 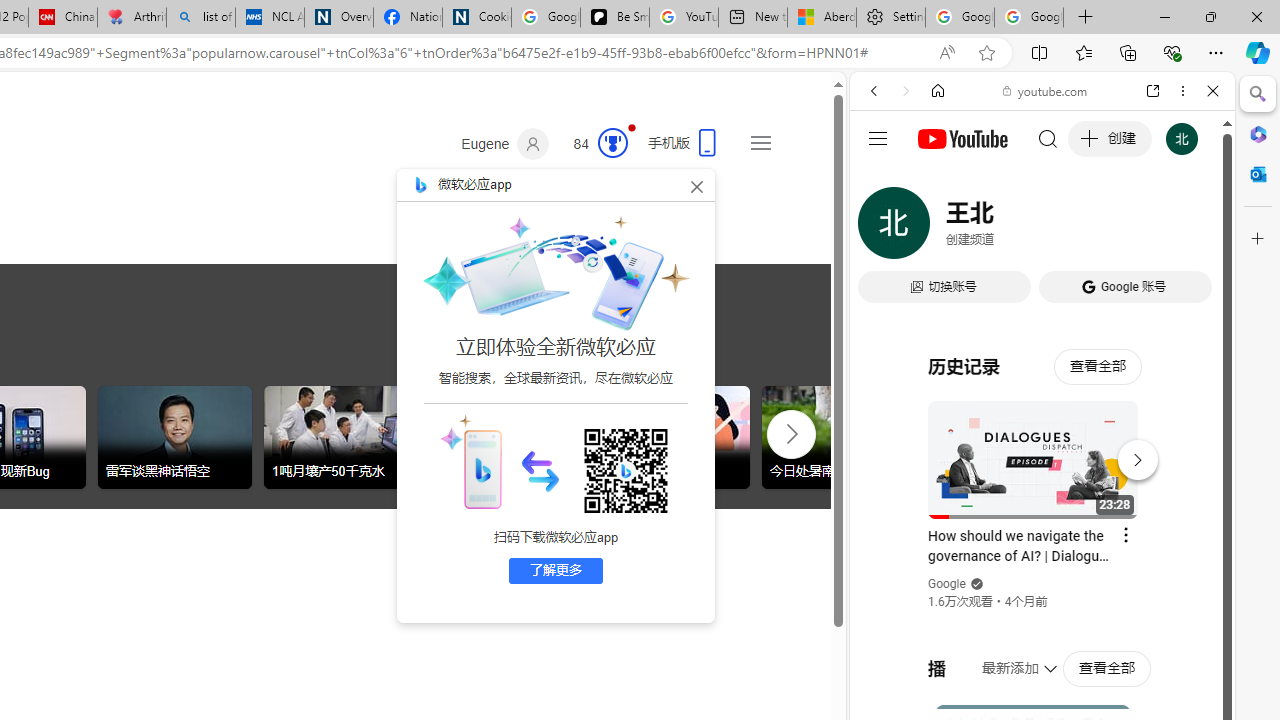 What do you see at coordinates (822, 17) in the screenshot?
I see `'Aberdeen, Hong Kong SAR hourly forecast | Microsoft Weather'` at bounding box center [822, 17].